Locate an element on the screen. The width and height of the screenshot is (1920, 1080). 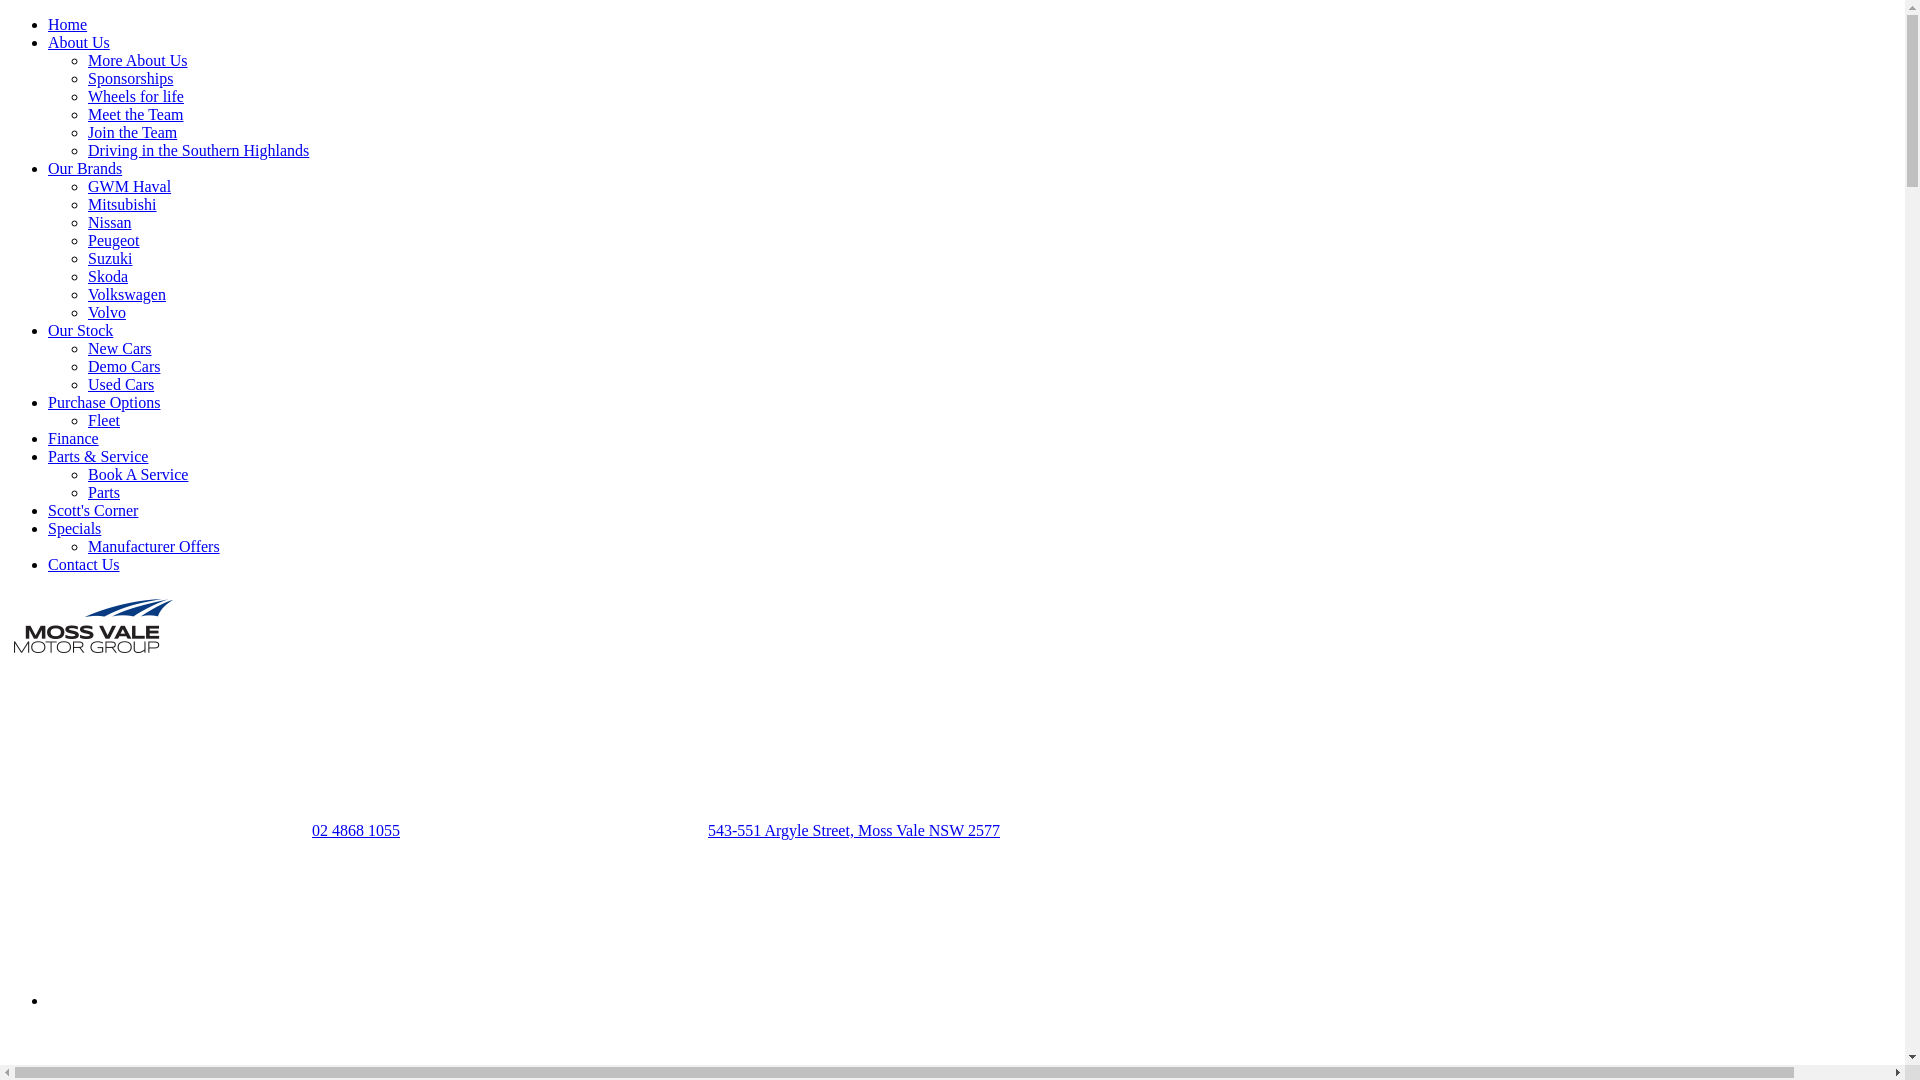
'Suzuki' is located at coordinates (109, 257).